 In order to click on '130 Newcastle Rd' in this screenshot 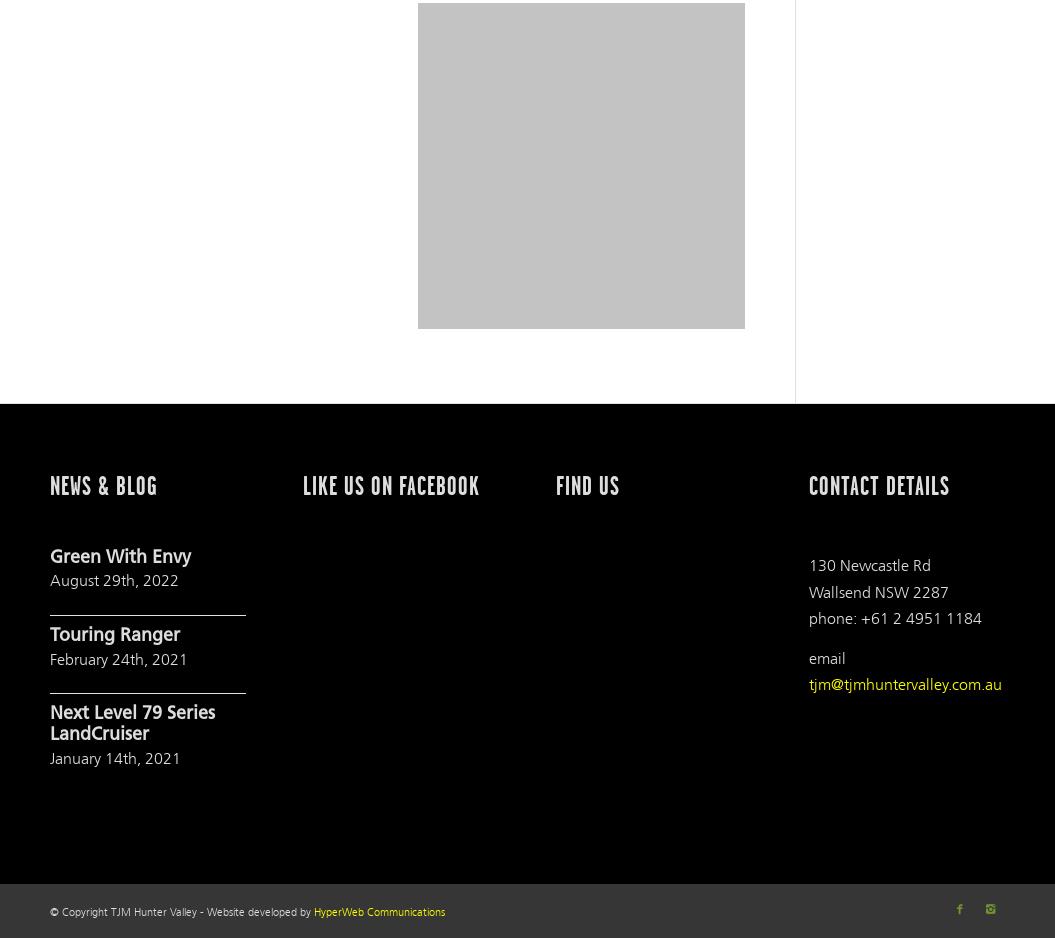, I will do `click(869, 565)`.